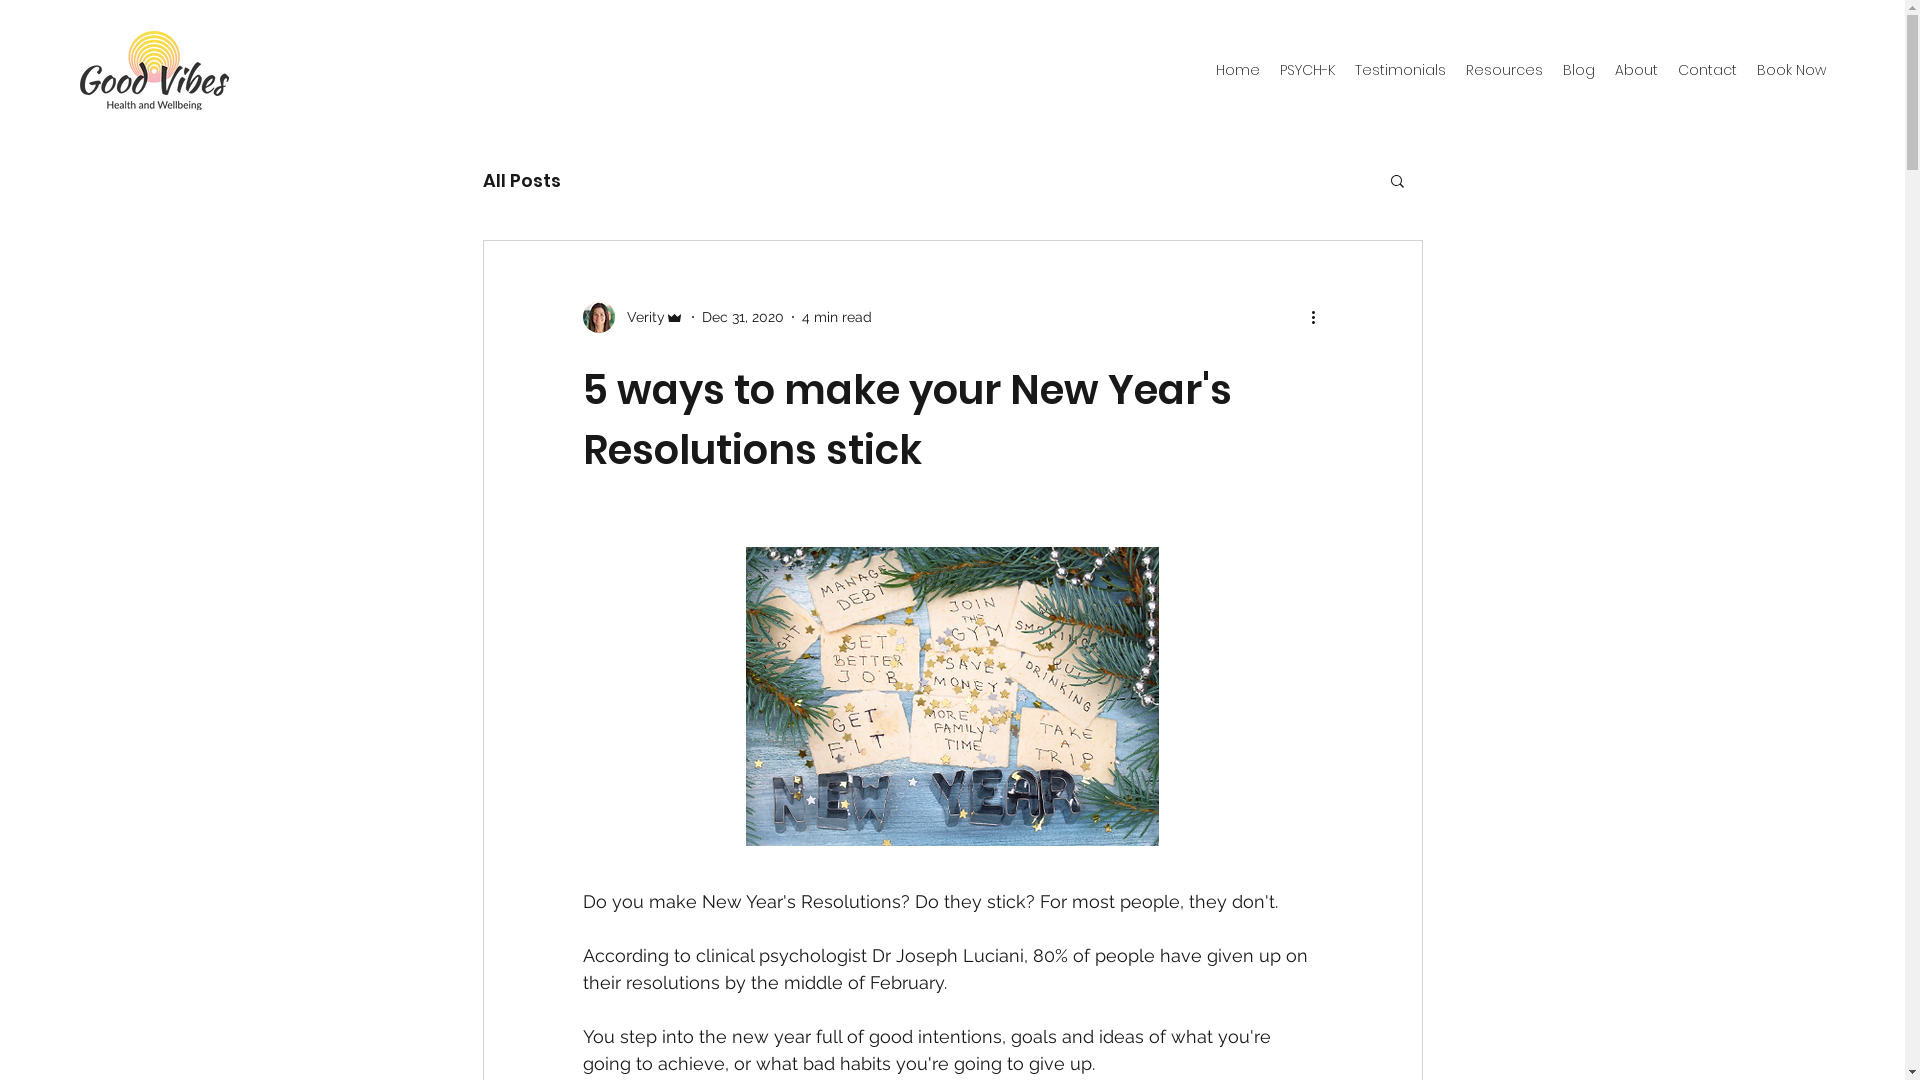 The width and height of the screenshot is (1920, 1080). What do you see at coordinates (1706, 69) in the screenshot?
I see `'Contact'` at bounding box center [1706, 69].